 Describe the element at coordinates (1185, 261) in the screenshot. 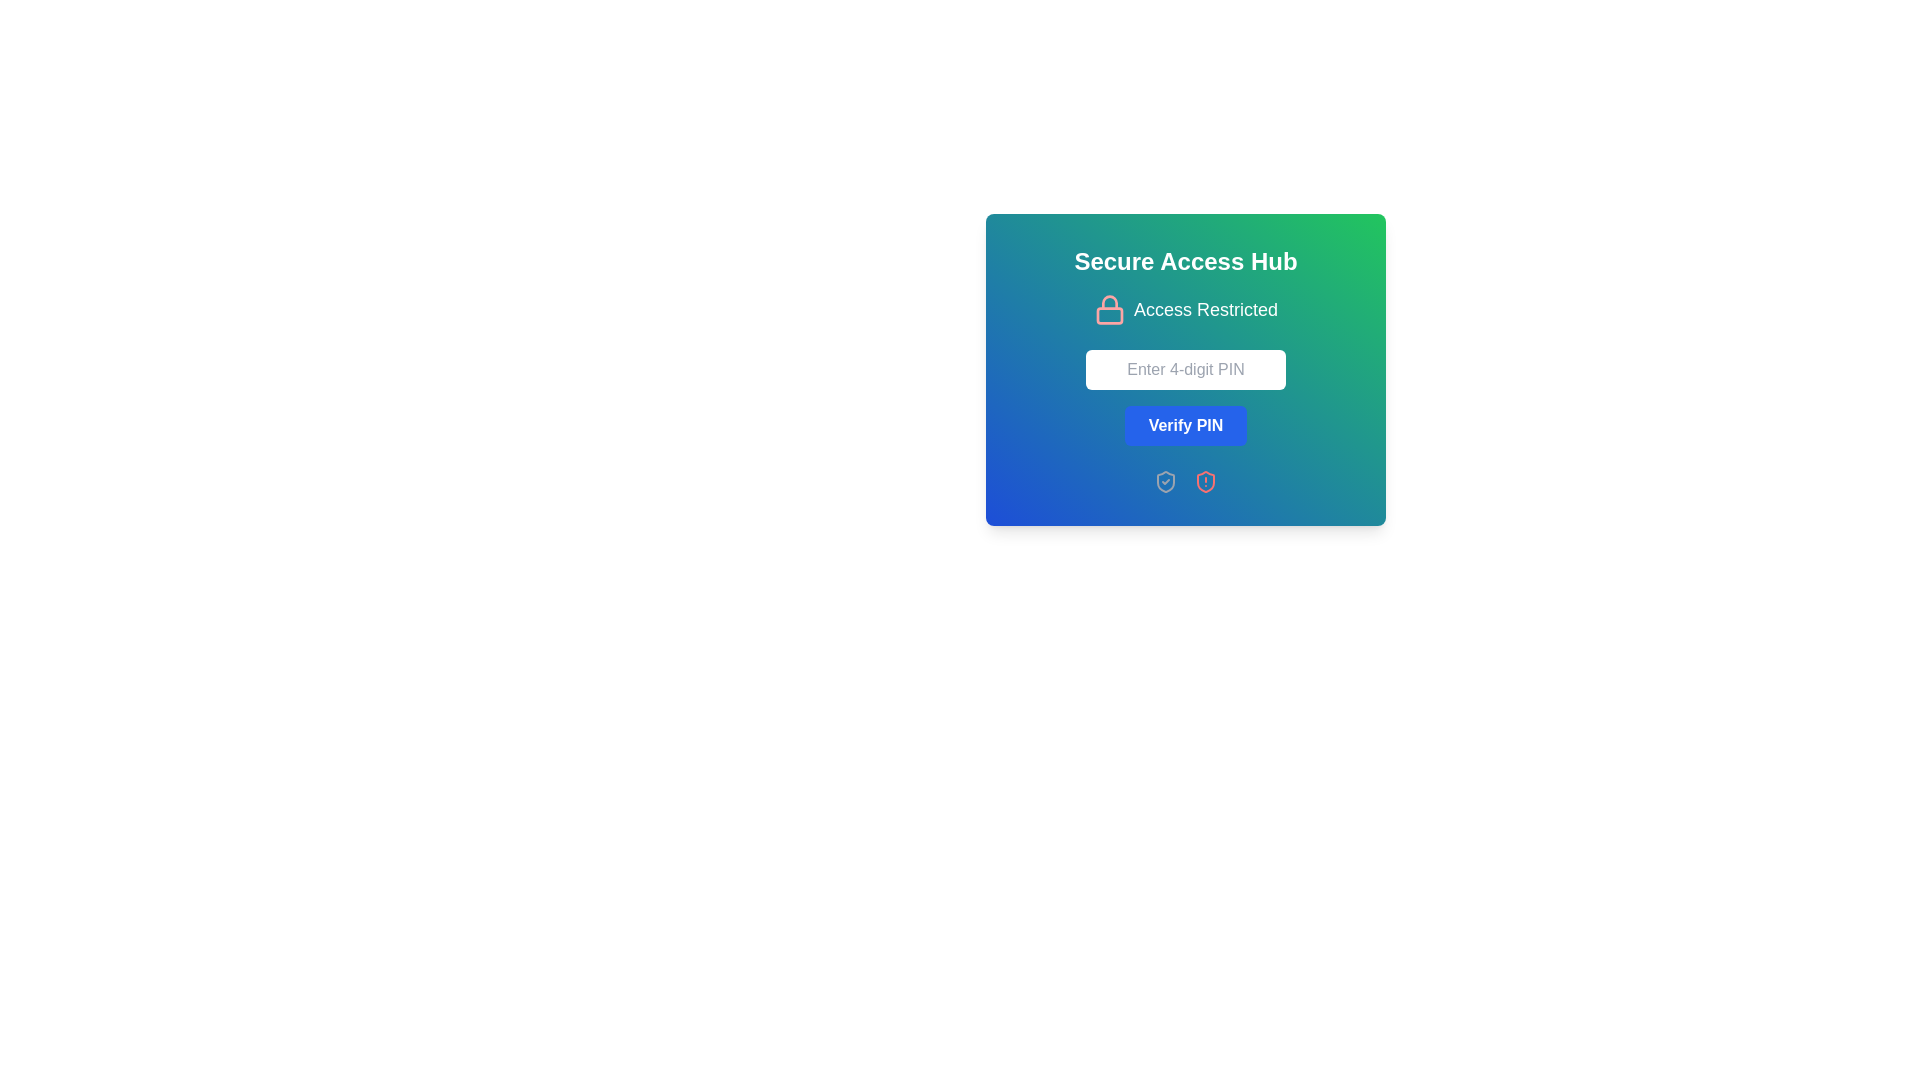

I see `the Text Label at the top center of the interface, which serves as the title for the section, located above the subtitle 'Access Restricted' and the PIN entry field` at that location.